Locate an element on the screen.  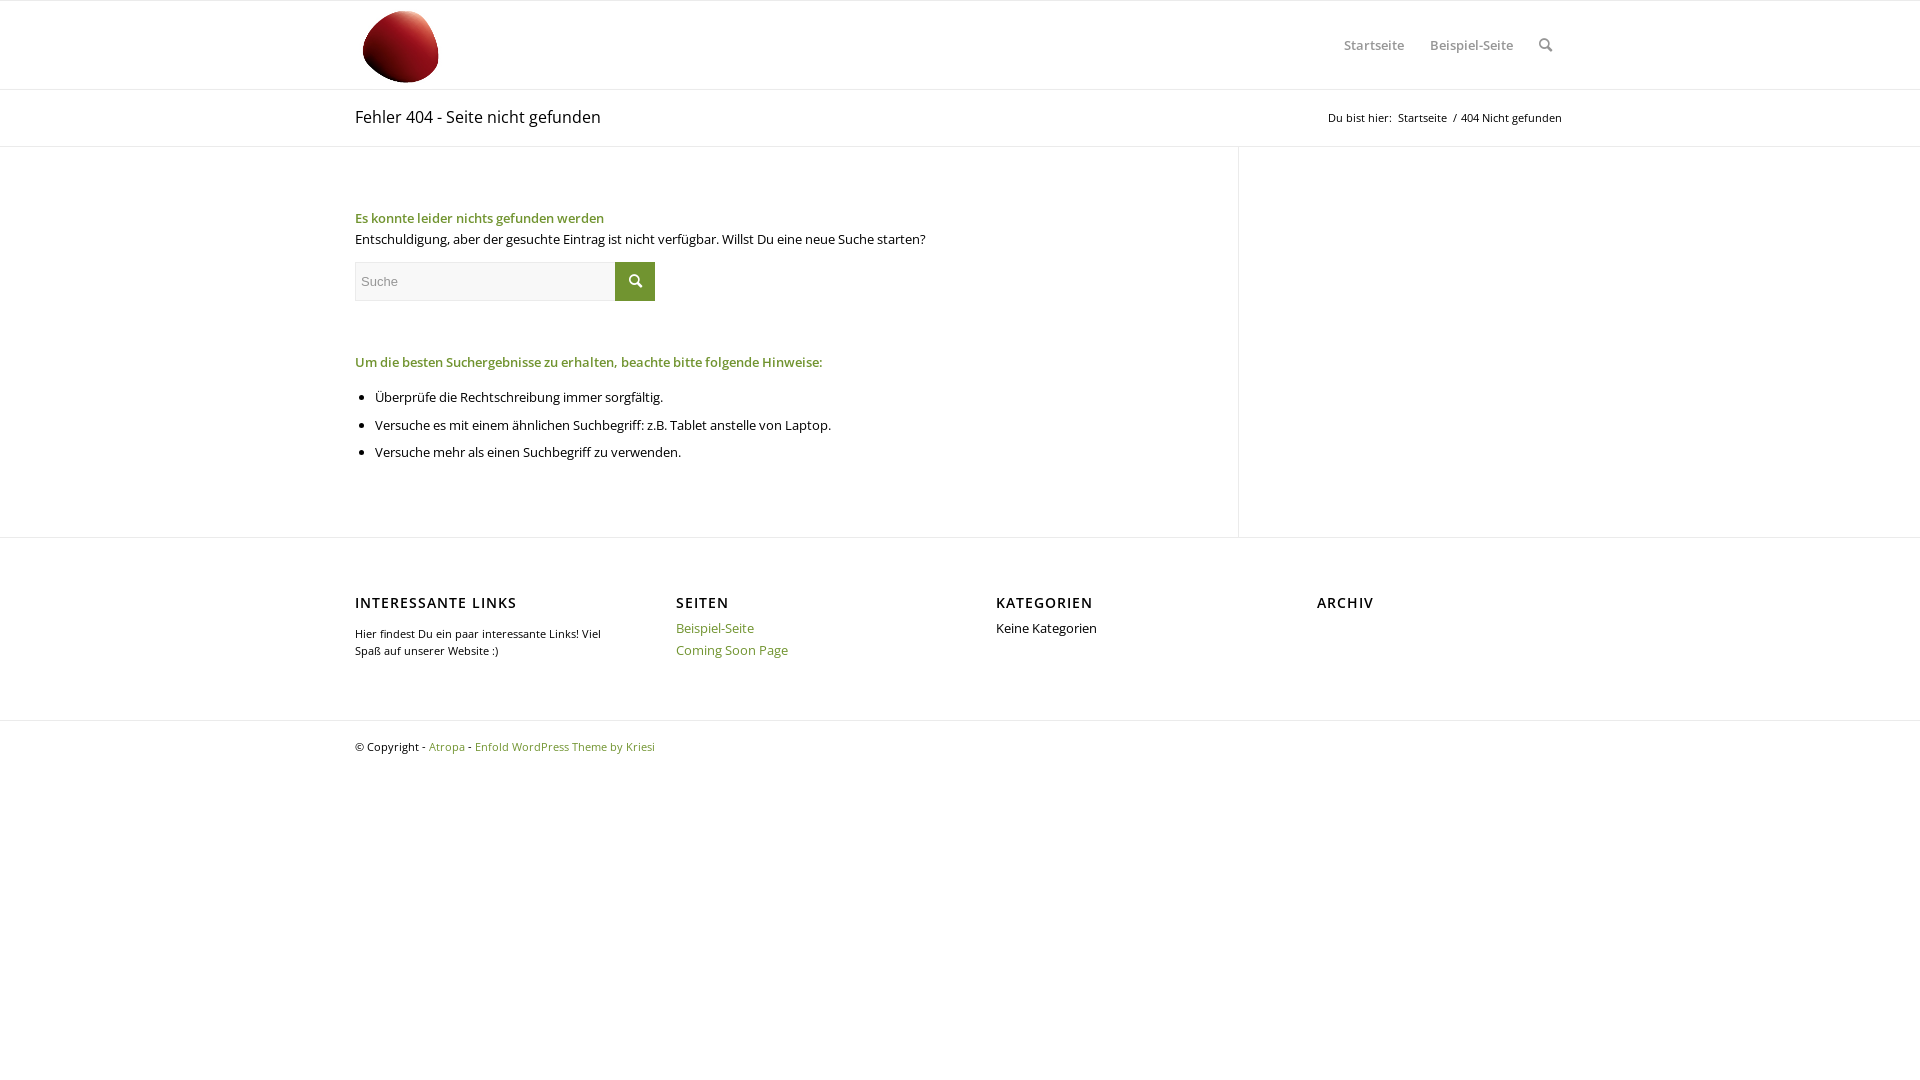
'Beispiel-Seite' is located at coordinates (1471, 45).